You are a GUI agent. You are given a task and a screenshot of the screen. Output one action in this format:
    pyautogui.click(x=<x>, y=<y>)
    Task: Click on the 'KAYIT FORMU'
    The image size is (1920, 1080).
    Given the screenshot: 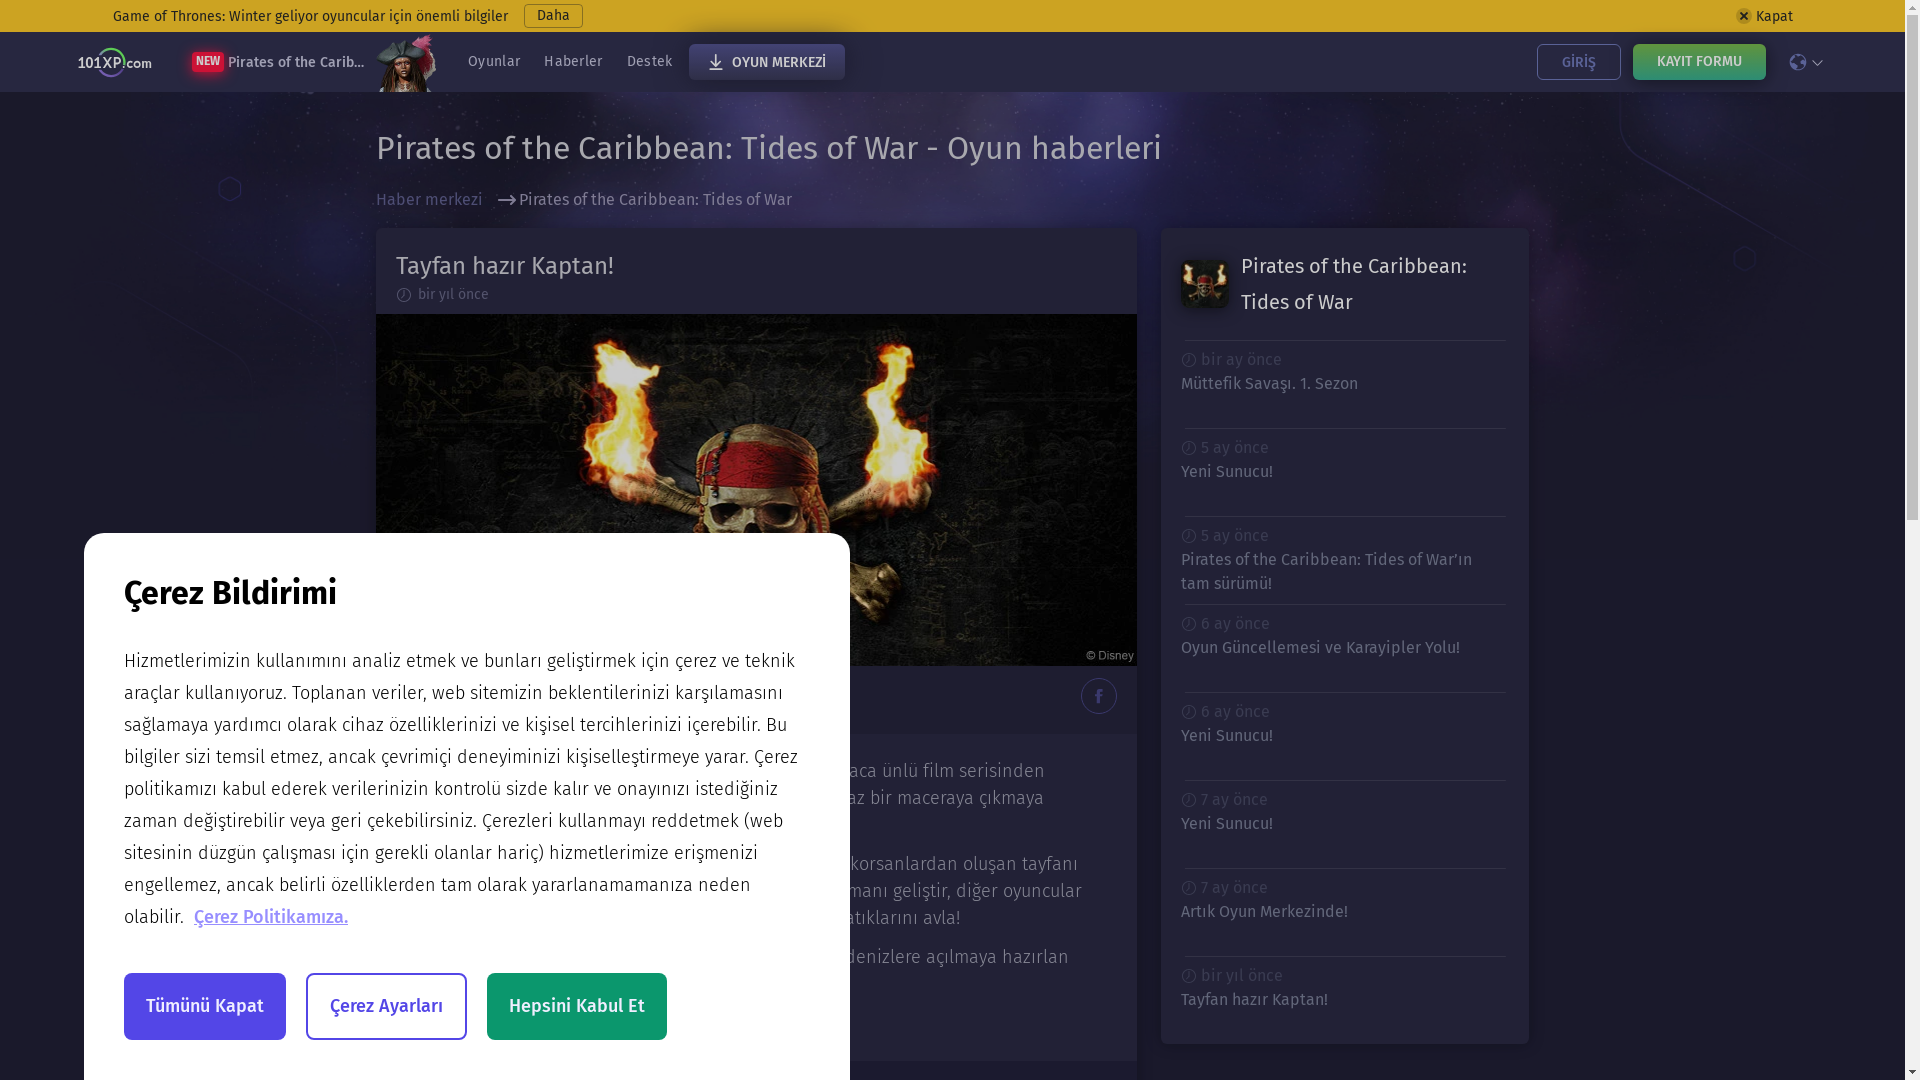 What is the action you would take?
    pyautogui.click(x=1697, y=60)
    